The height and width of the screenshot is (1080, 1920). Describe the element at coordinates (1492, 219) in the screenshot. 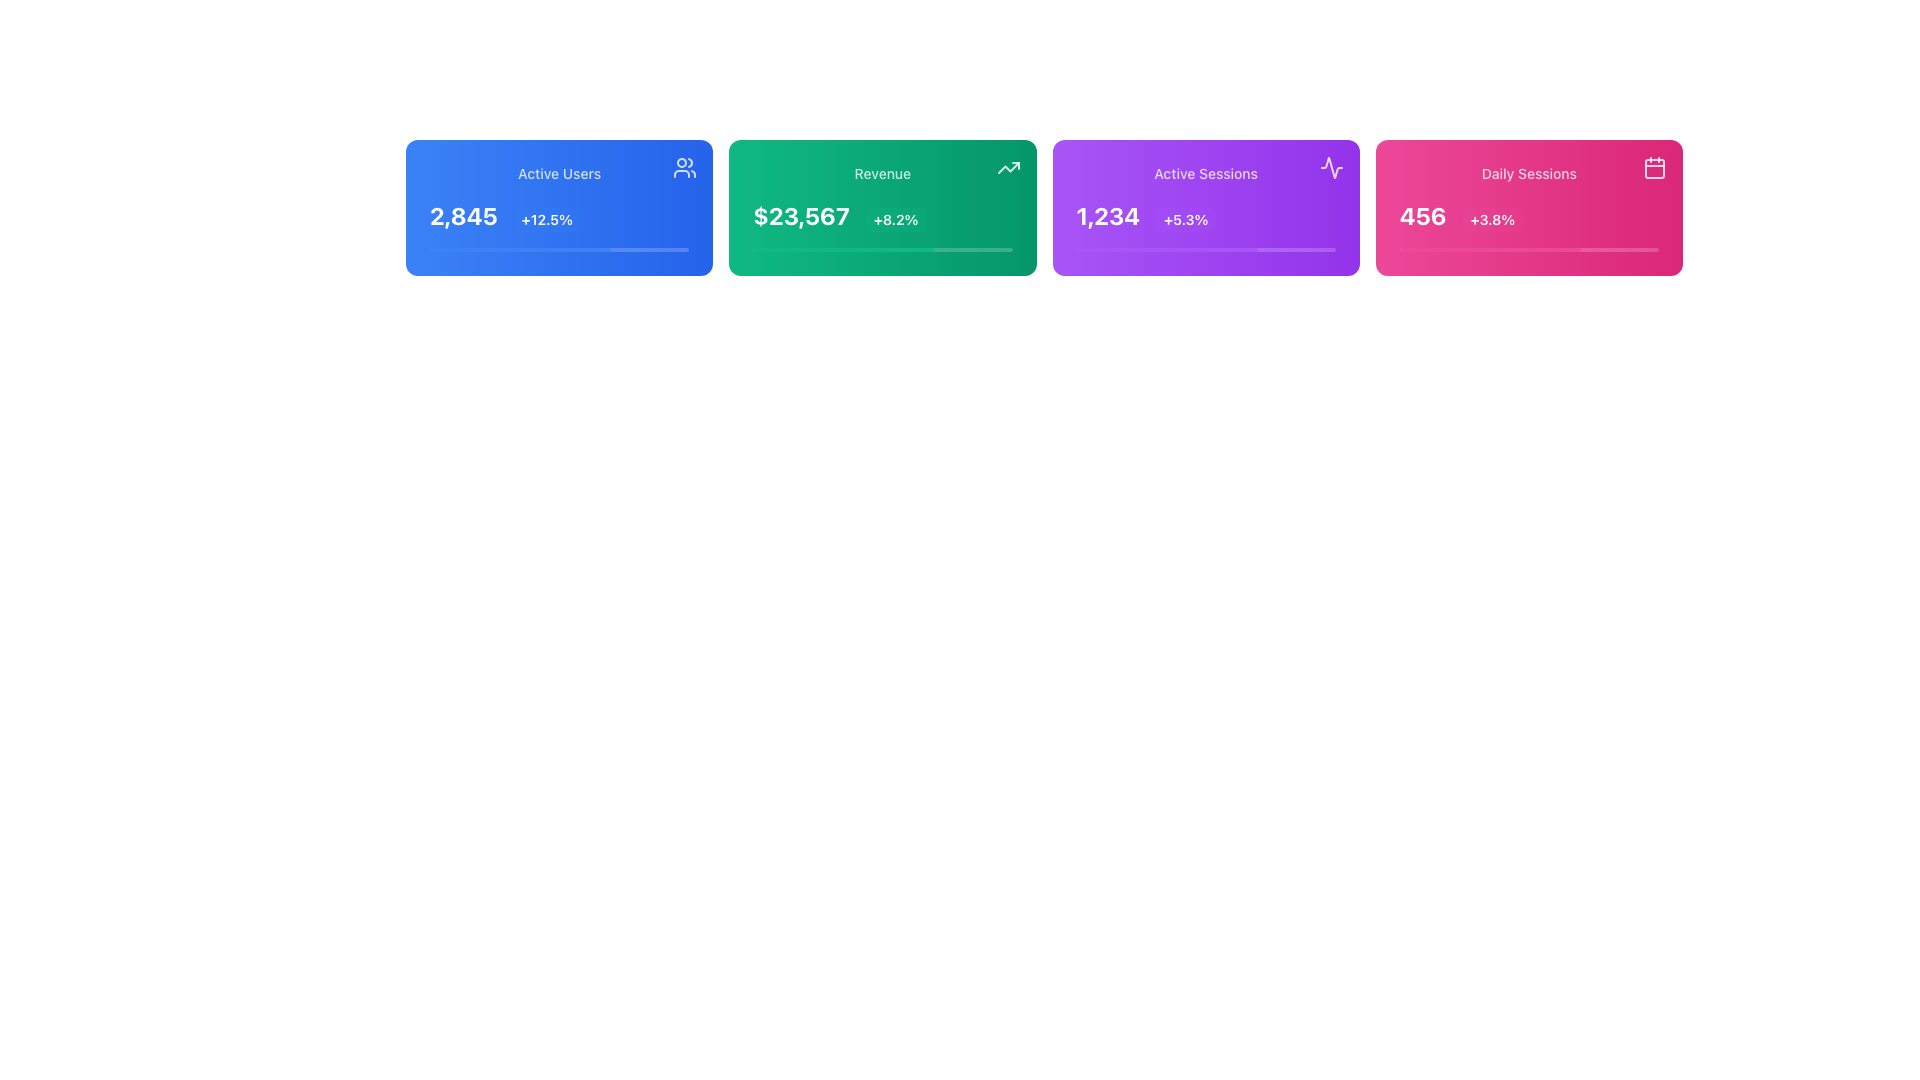

I see `the rounded label displaying '+3.8%' with a pink background and white font, located within the 'Daily Sessions' card, to the right of the number '456'` at that location.